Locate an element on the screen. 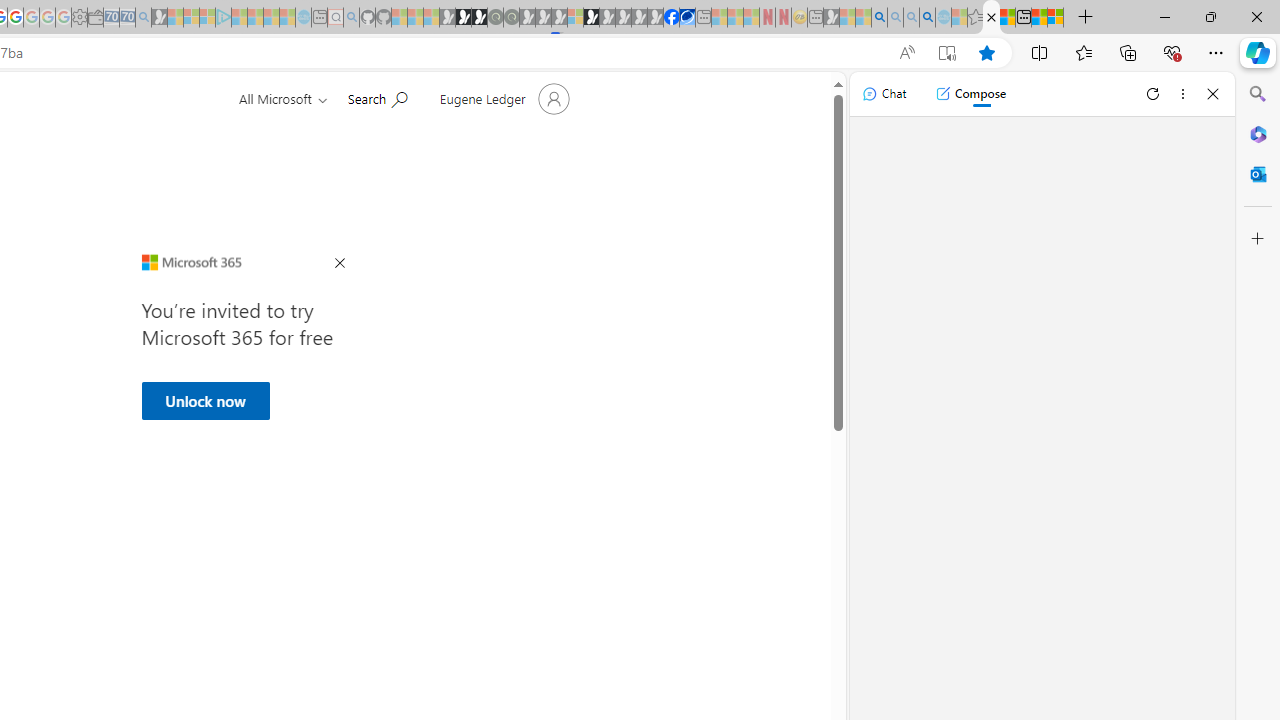 This screenshot has width=1280, height=720. 'Aberdeen, Hong Kong SAR weather forecast | Microsoft Weather' is located at coordinates (1007, 17).